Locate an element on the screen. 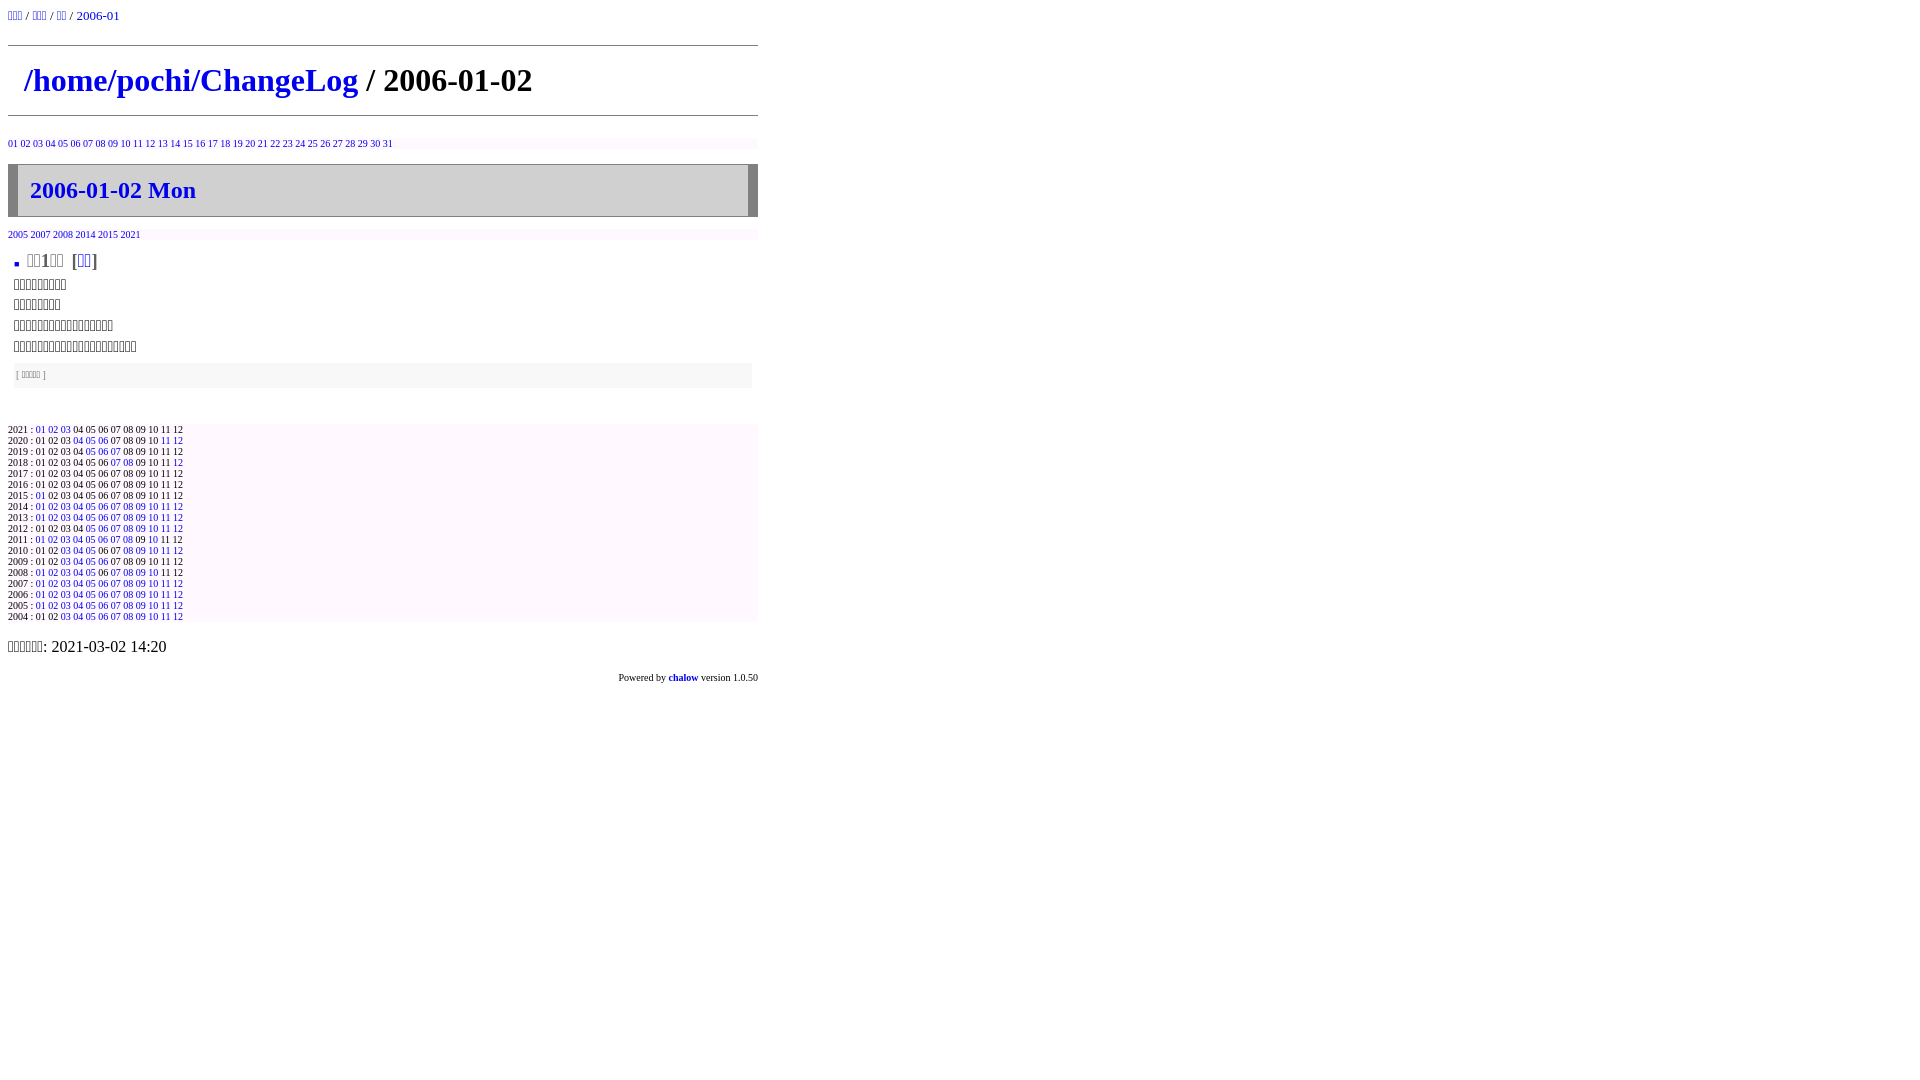 Image resolution: width=1920 pixels, height=1080 pixels. '12' is located at coordinates (177, 593).